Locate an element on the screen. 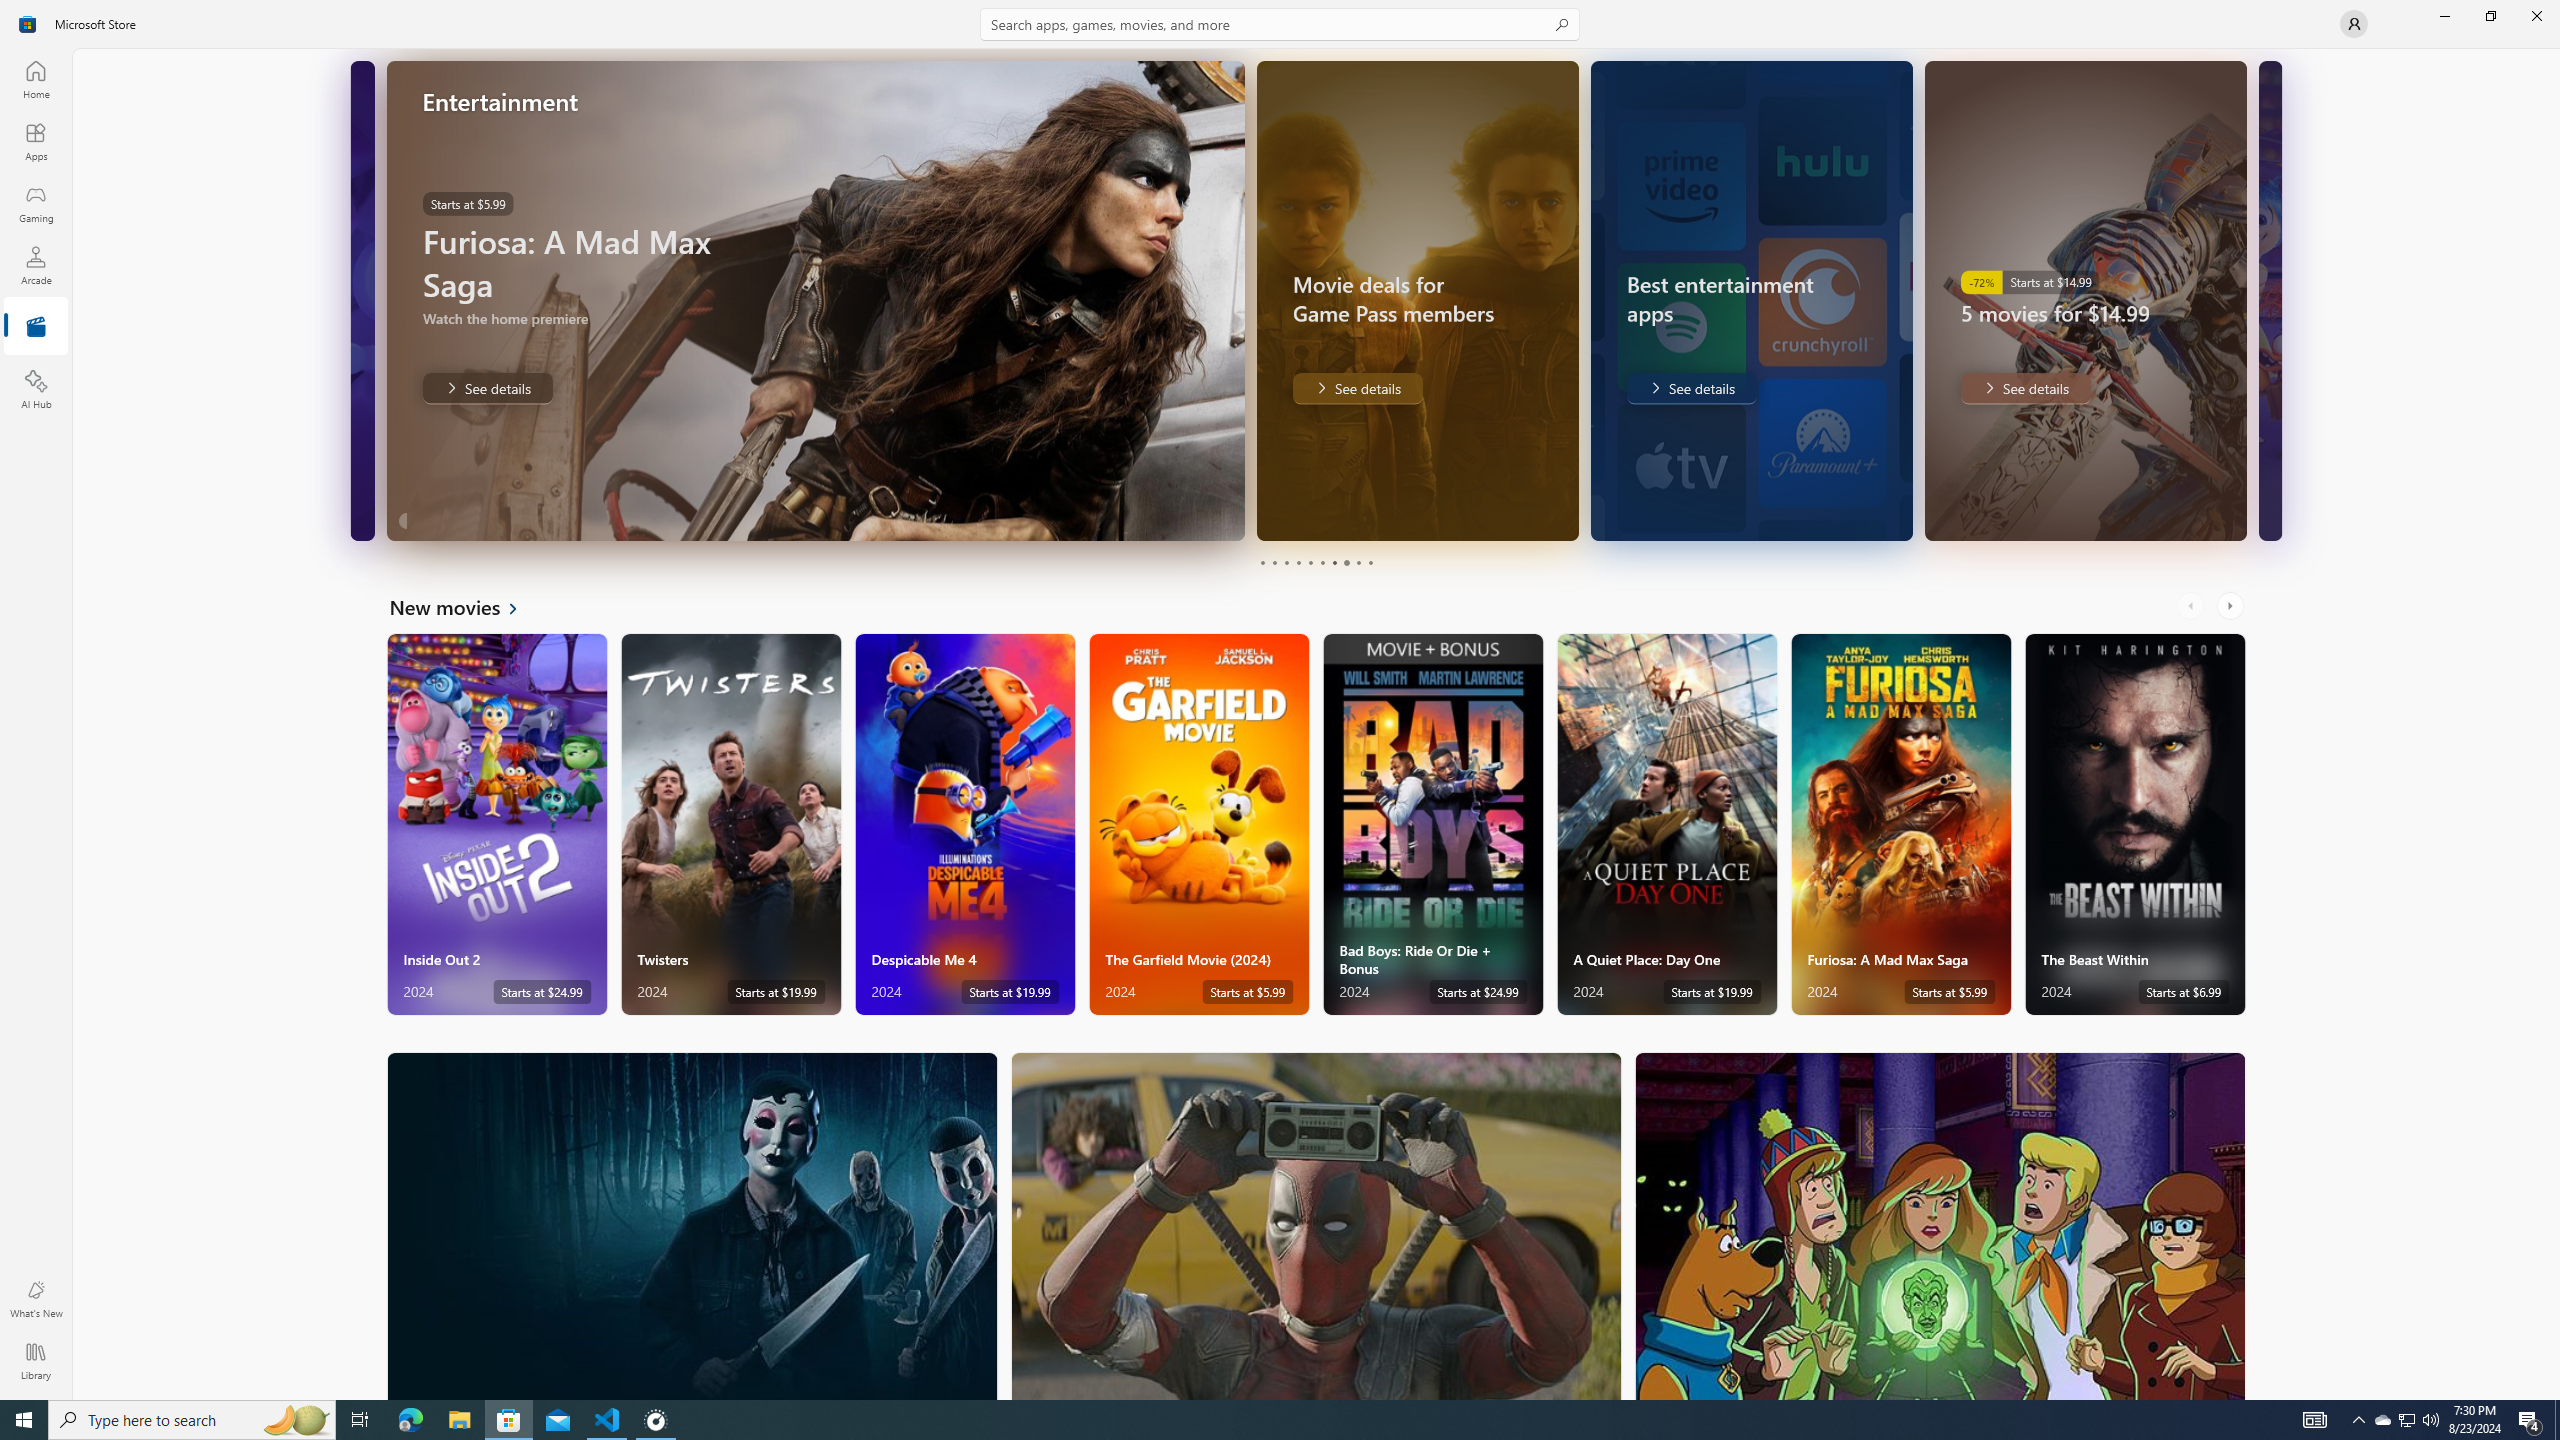 The height and width of the screenshot is (1440, 2560). 'Page 10' is located at coordinates (1369, 562).